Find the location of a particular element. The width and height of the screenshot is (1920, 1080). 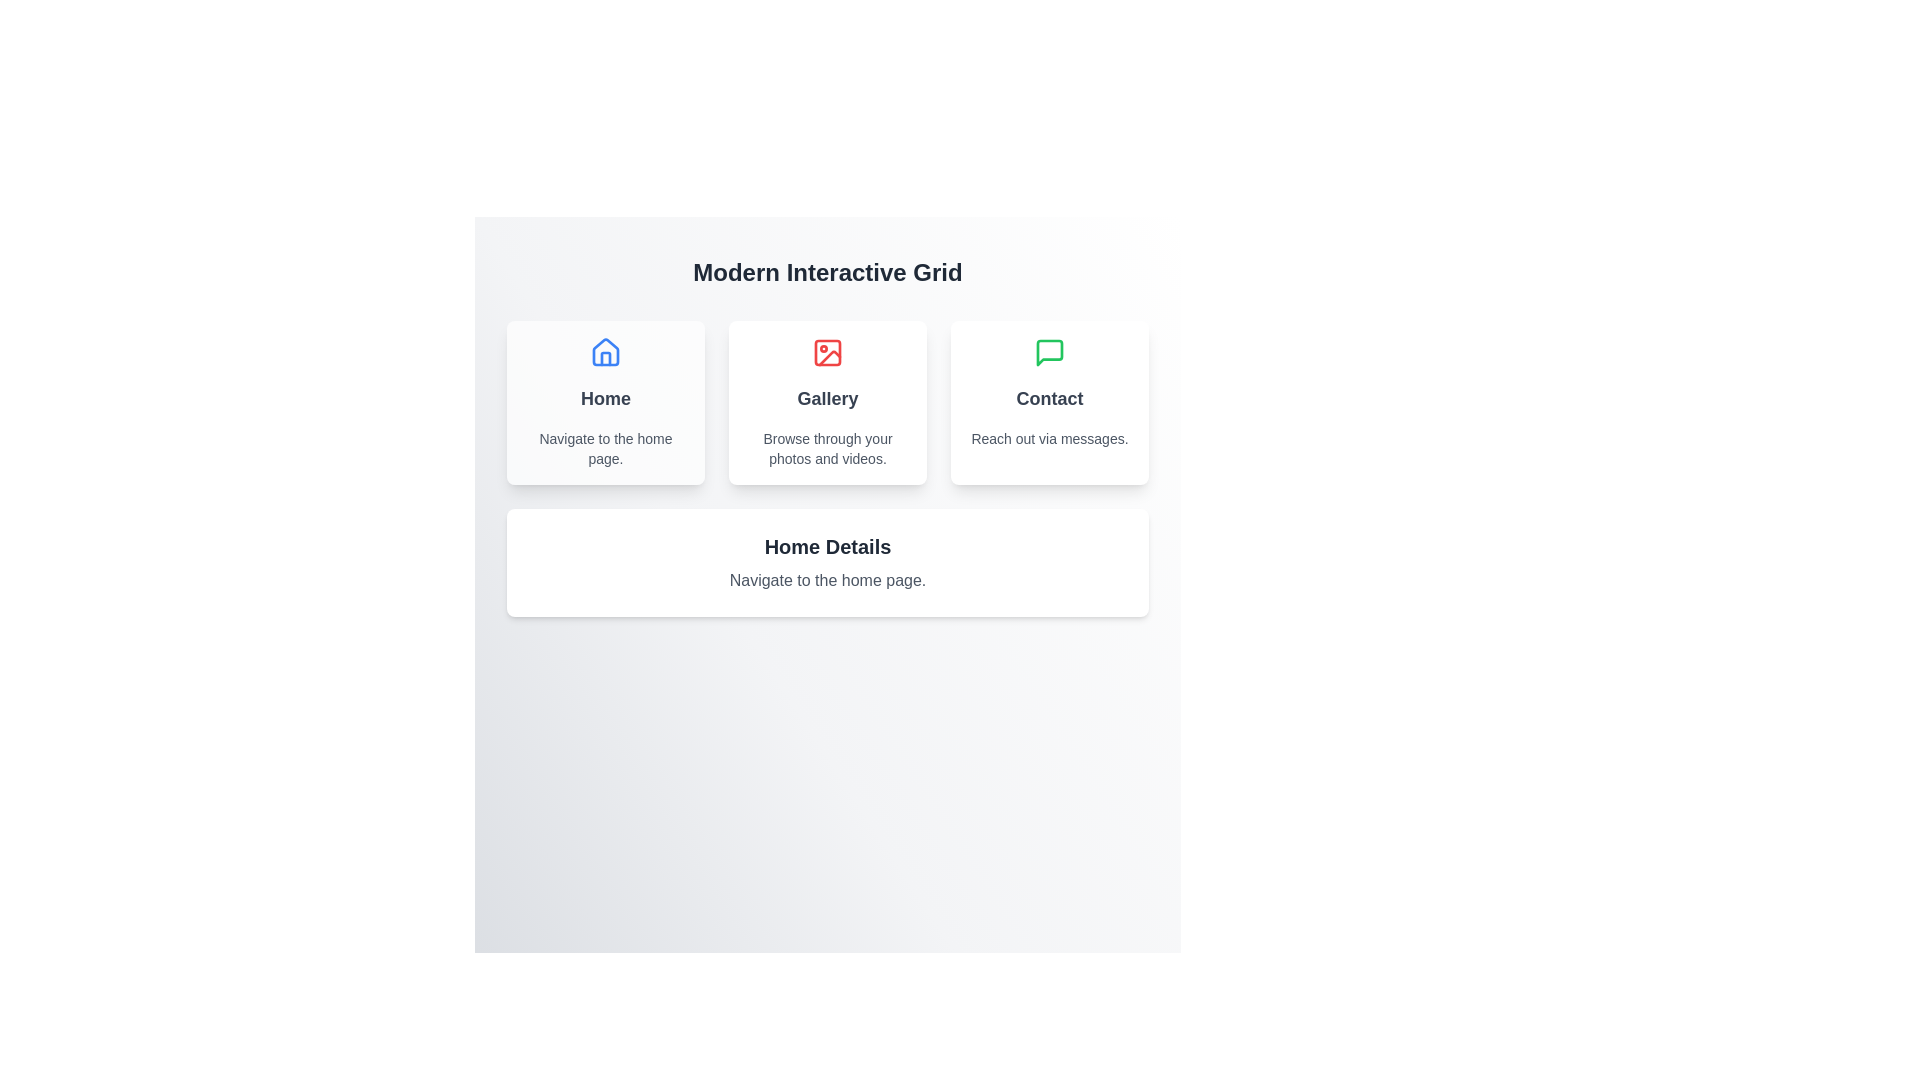

the 'Home' icon, which represents navigation to the homepage and is located in the middle of the 'Home' card at the top of the interface is located at coordinates (604, 352).